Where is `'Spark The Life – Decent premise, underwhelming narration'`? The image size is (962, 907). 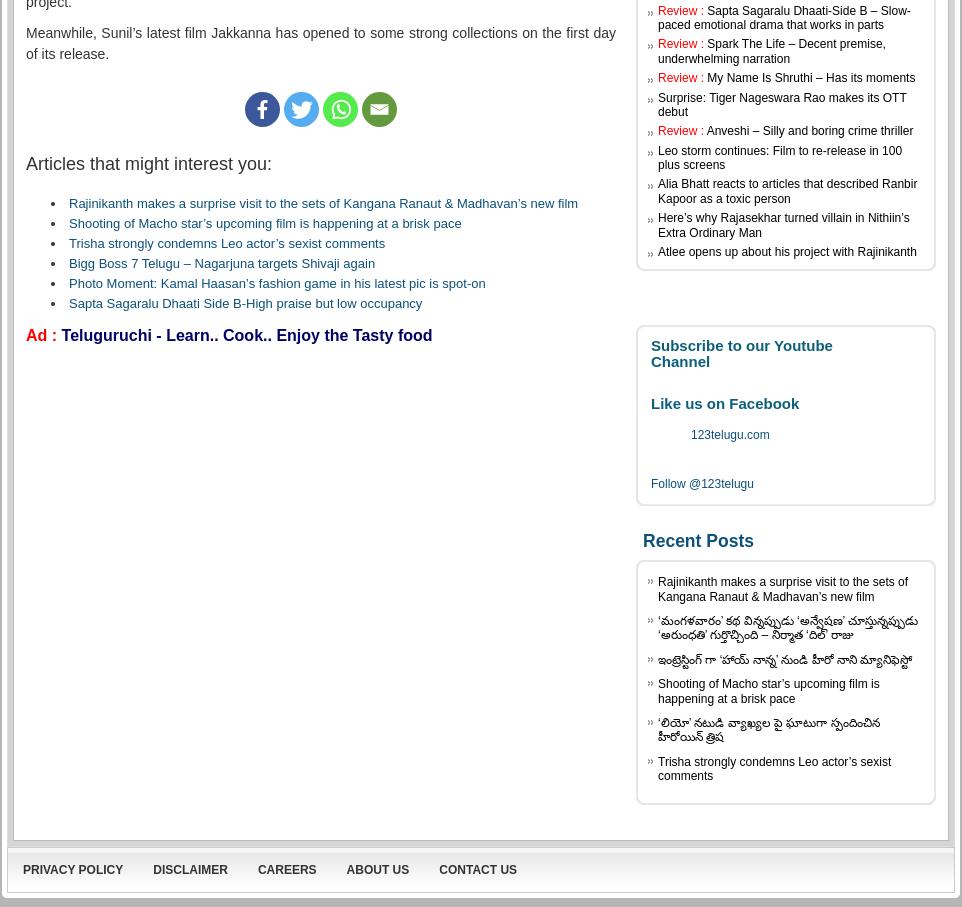
'Spark The Life – Decent premise, underwhelming narration' is located at coordinates (770, 50).